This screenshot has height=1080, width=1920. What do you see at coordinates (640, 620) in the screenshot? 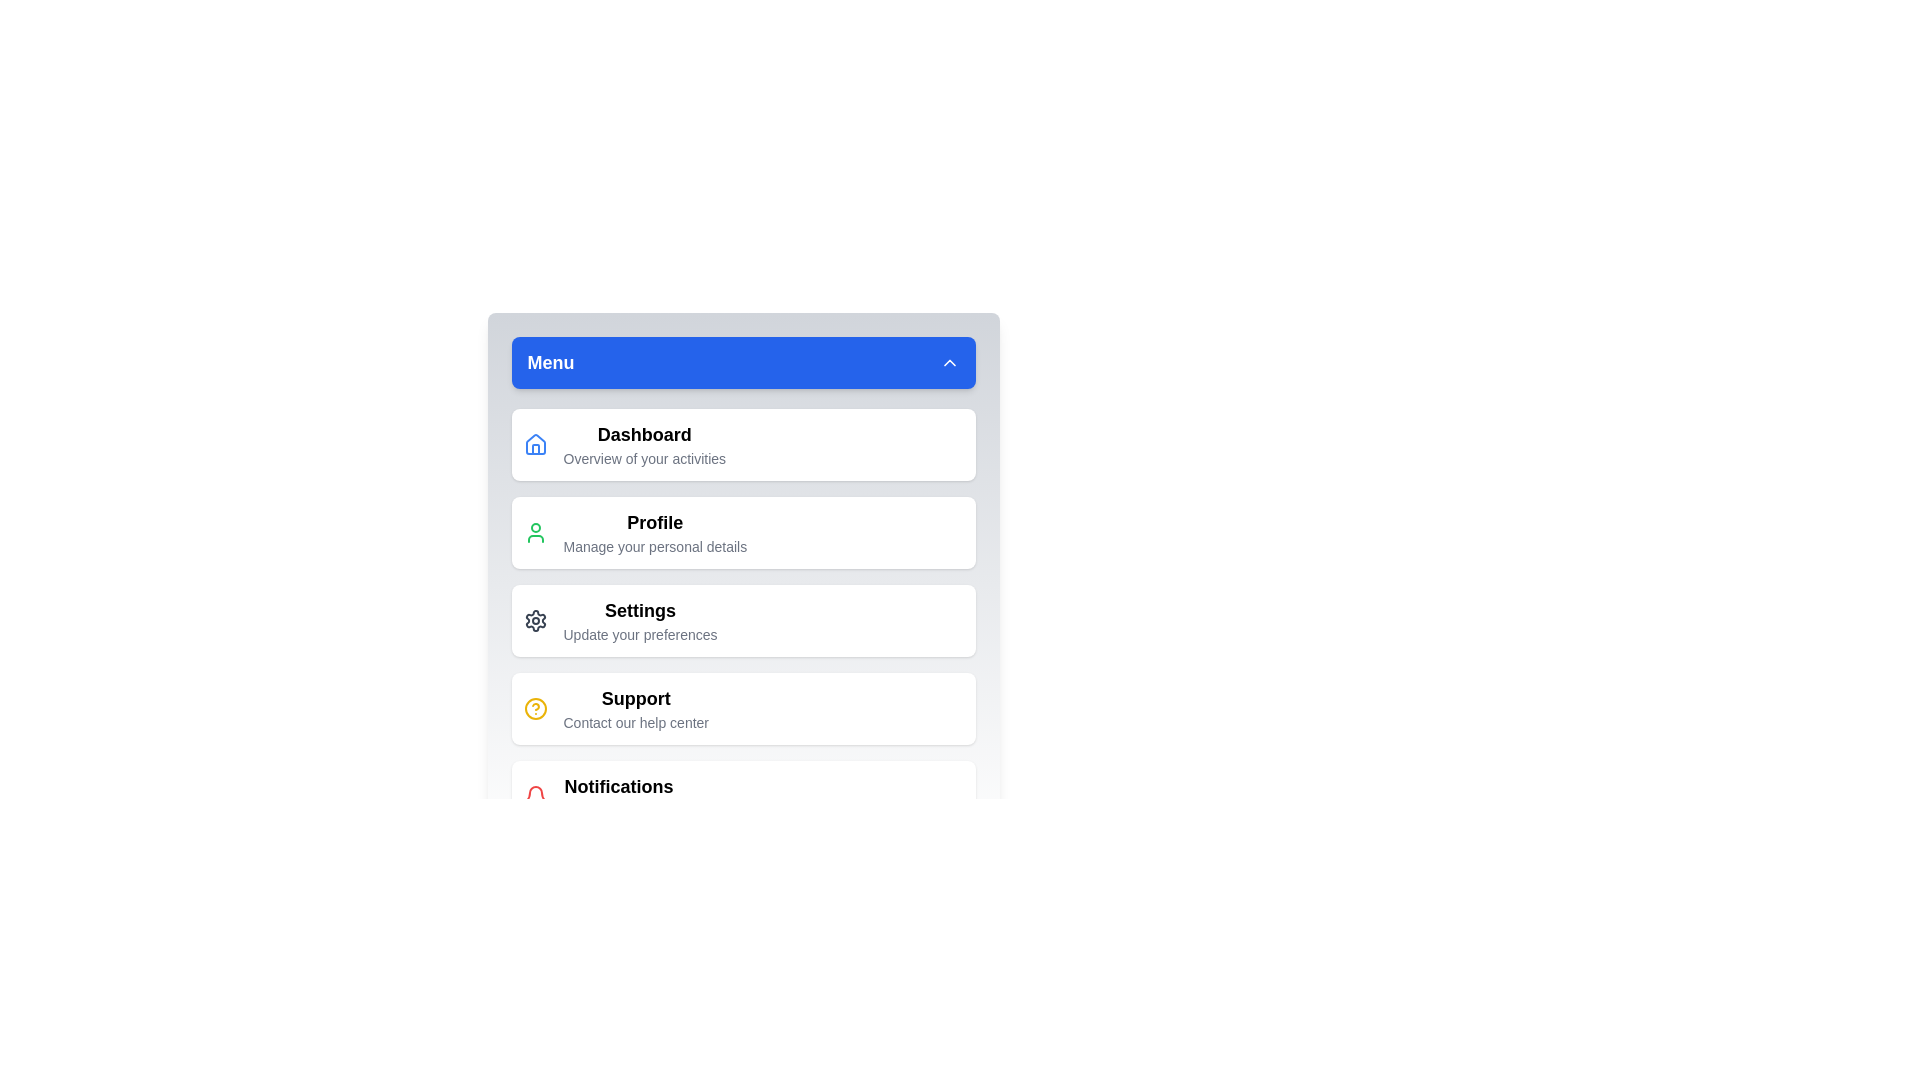
I see `the 'Settings' text block, which is the third item in the vertical menu list` at bounding box center [640, 620].